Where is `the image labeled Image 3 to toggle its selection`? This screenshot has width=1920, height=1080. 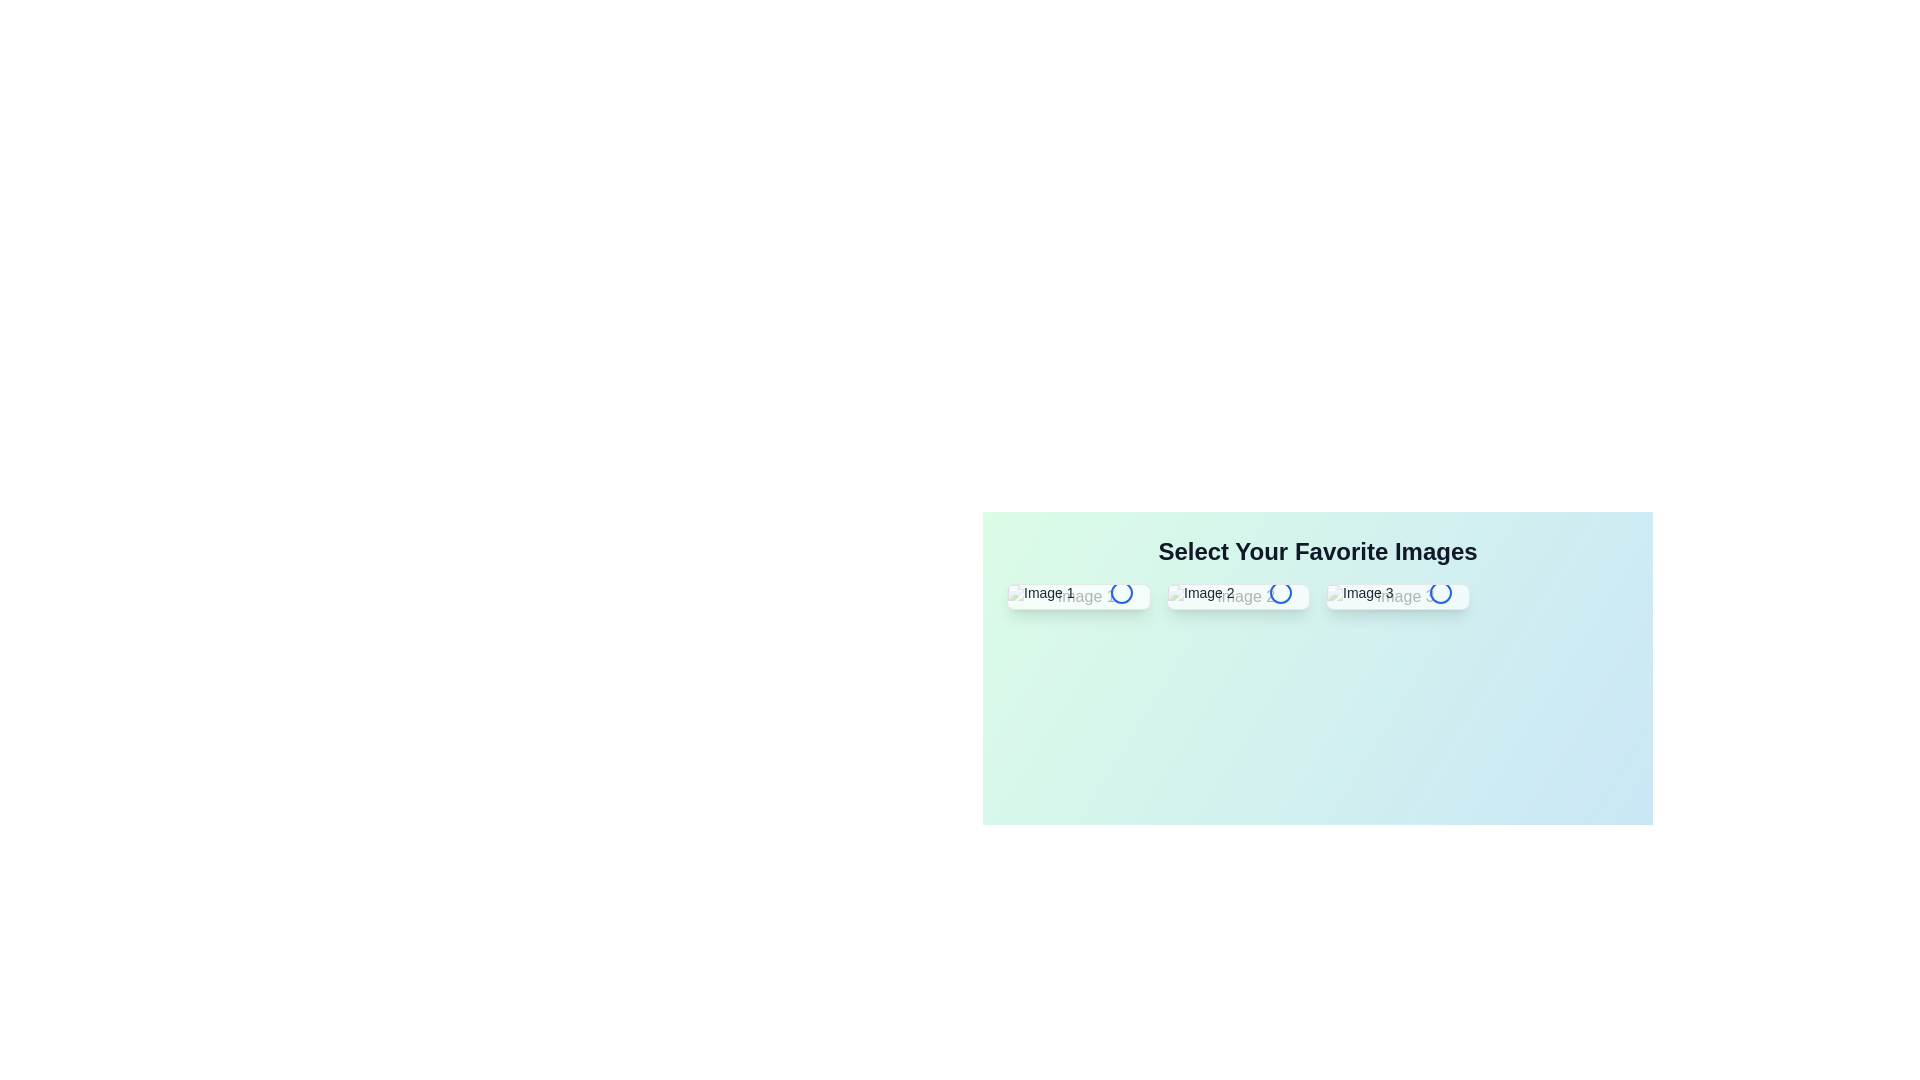
the image labeled Image 3 to toggle its selection is located at coordinates (1396, 596).